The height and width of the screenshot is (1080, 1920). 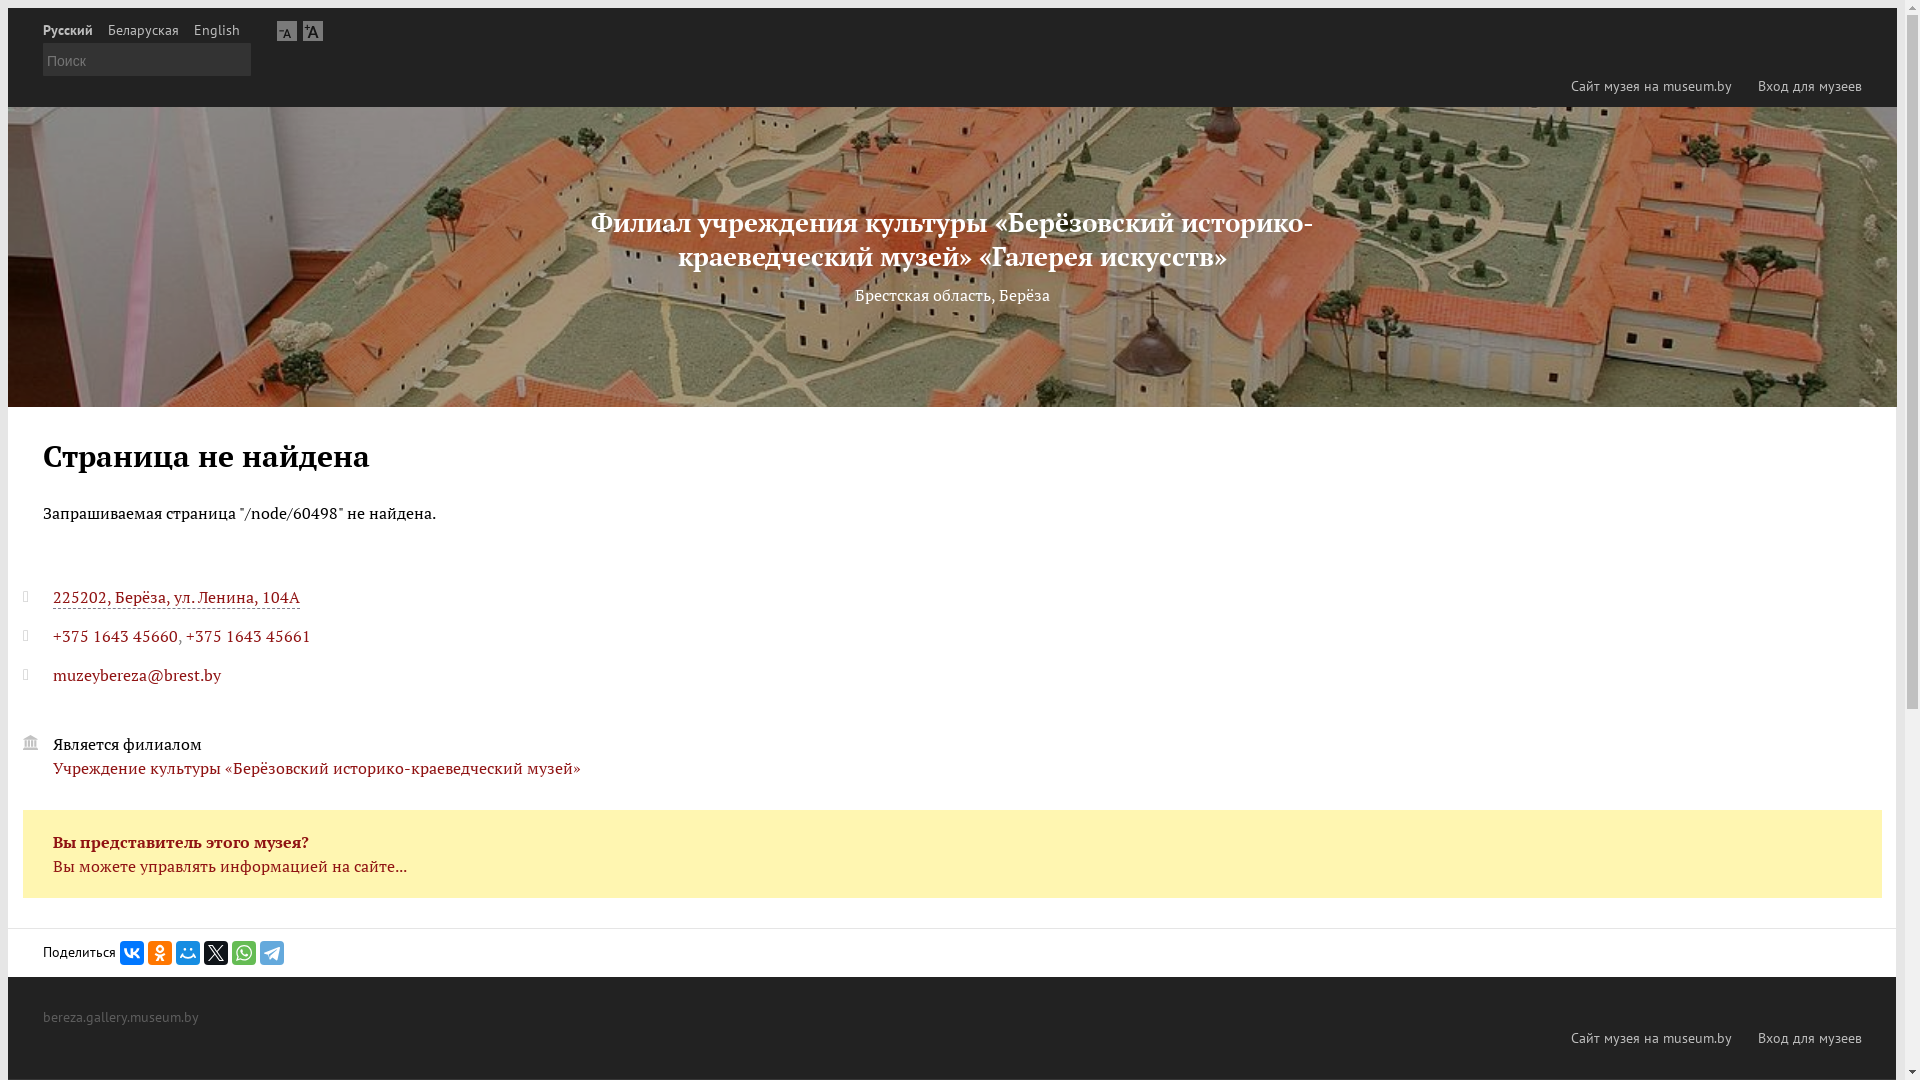 What do you see at coordinates (271, 951) in the screenshot?
I see `'Telegram'` at bounding box center [271, 951].